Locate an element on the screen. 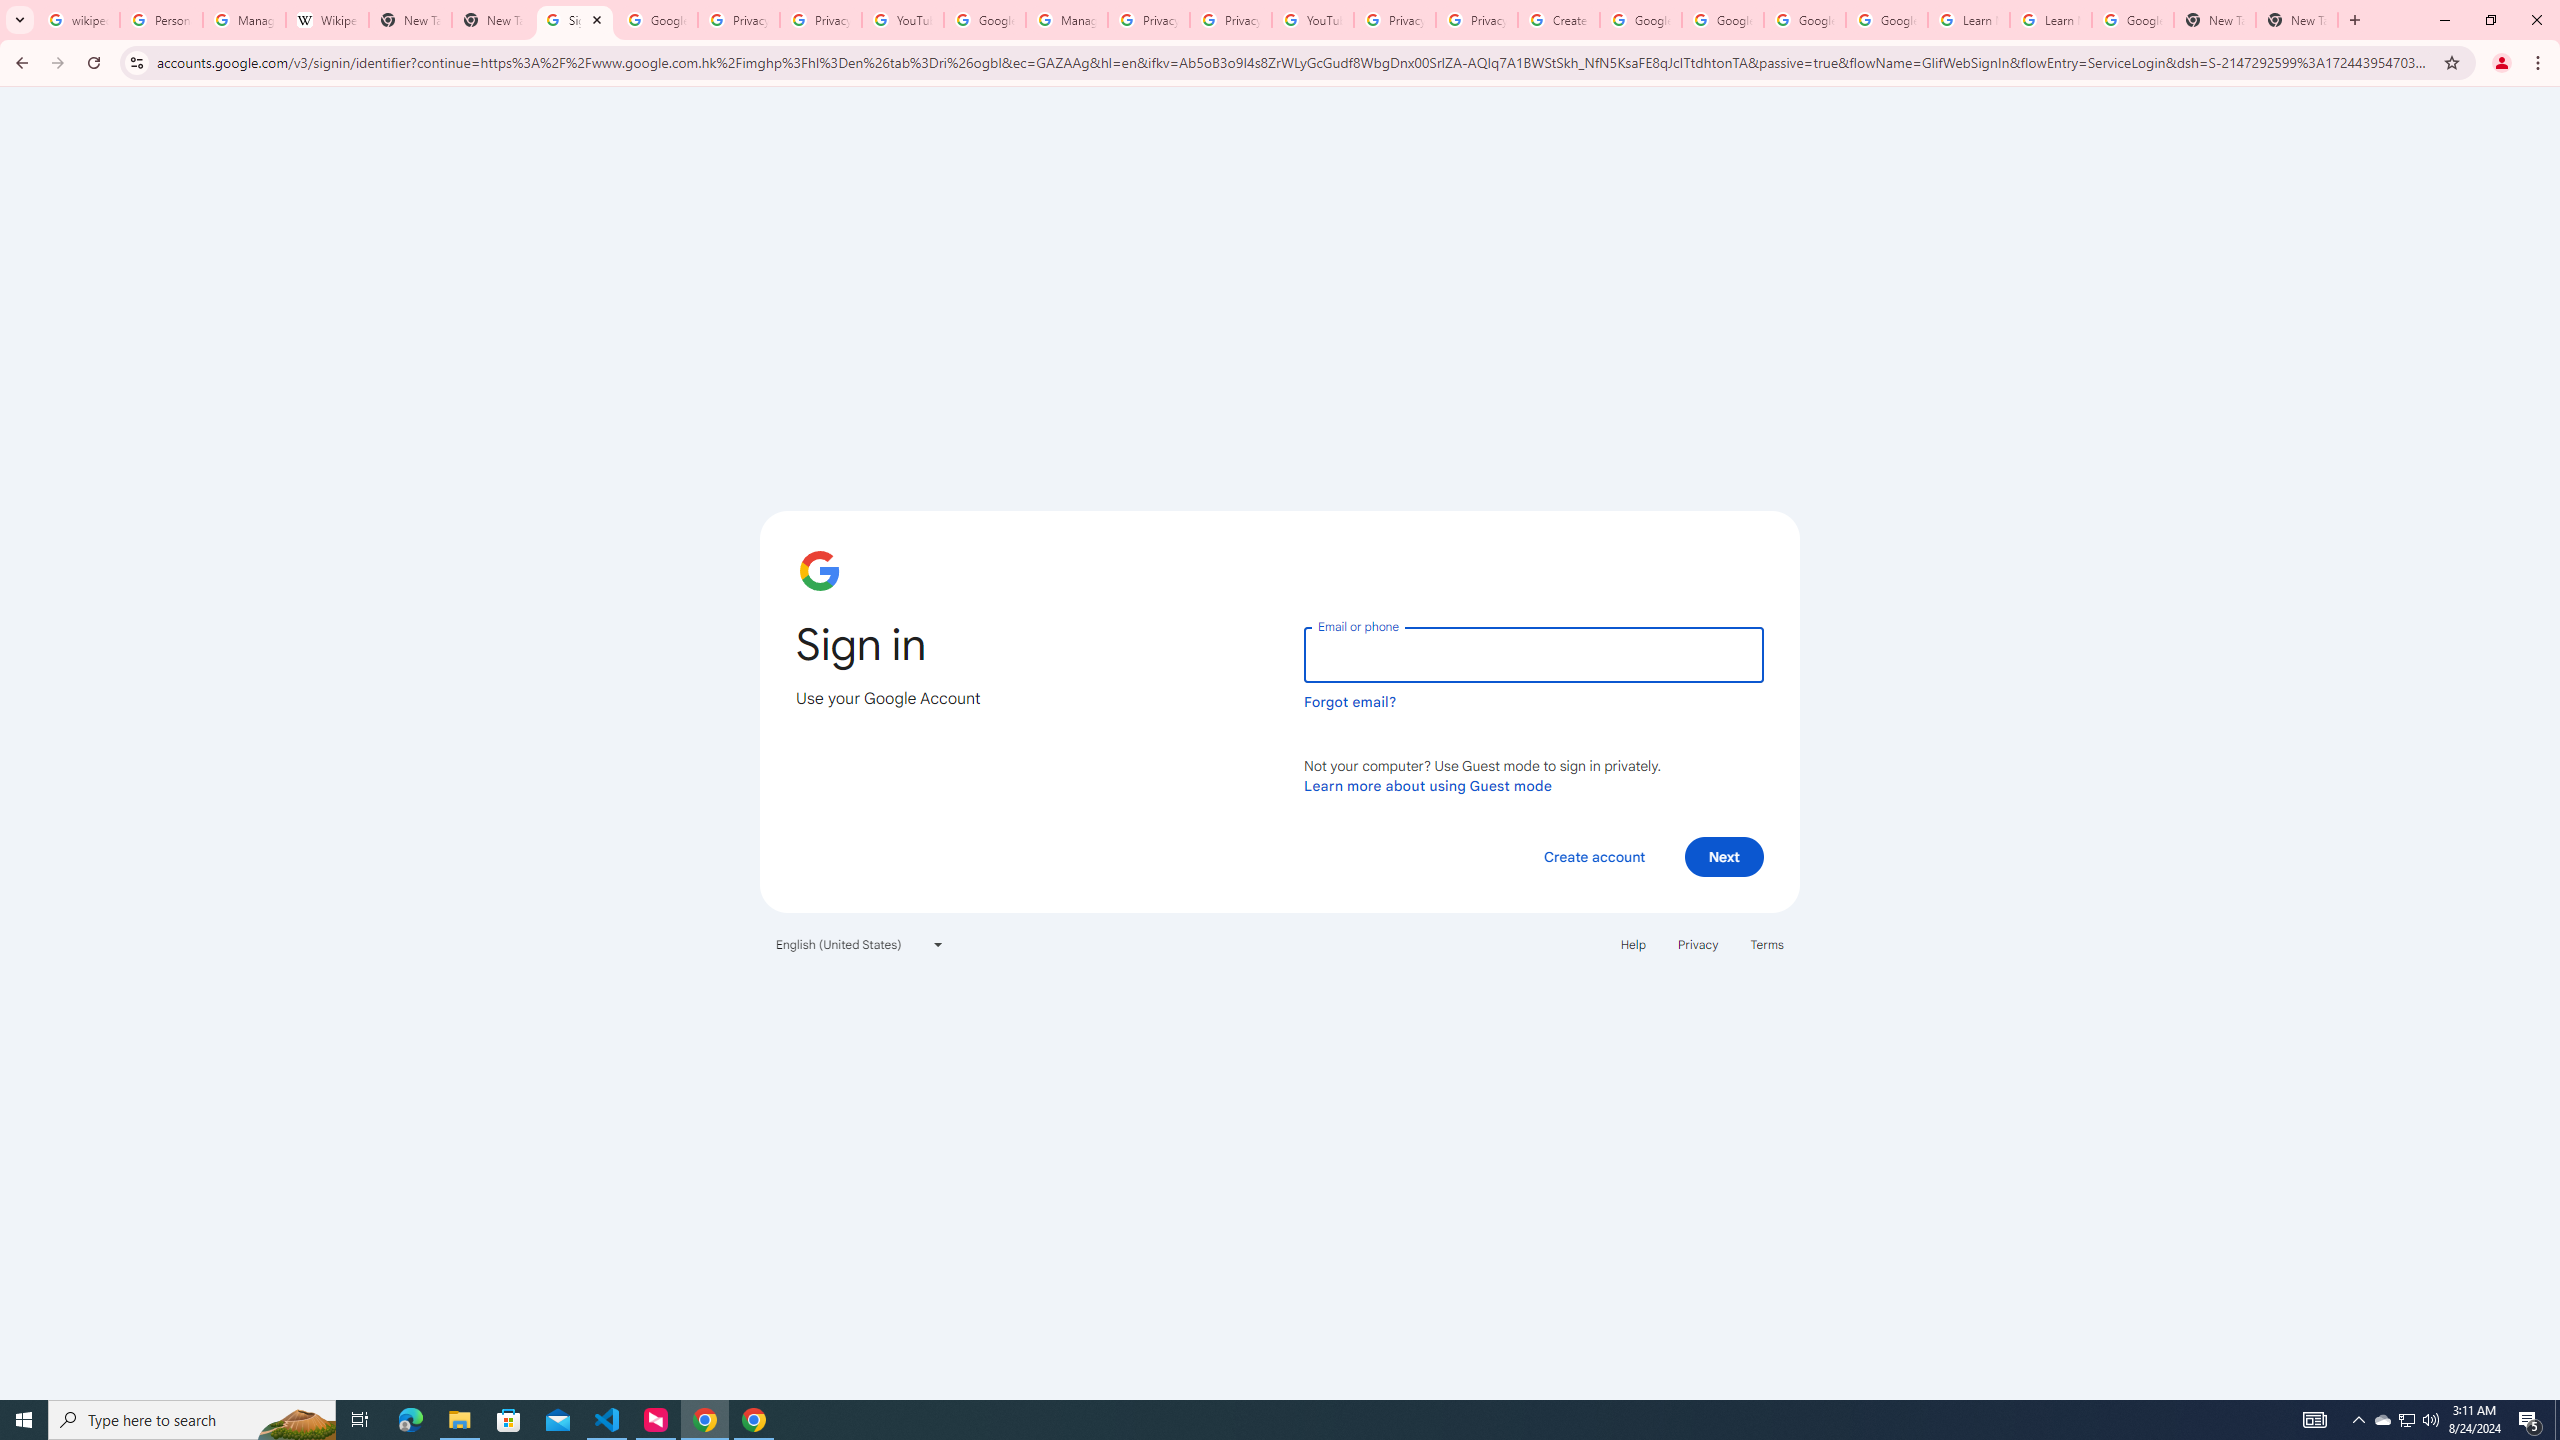 The image size is (2560, 1440). 'Create account' is located at coordinates (1593, 855).